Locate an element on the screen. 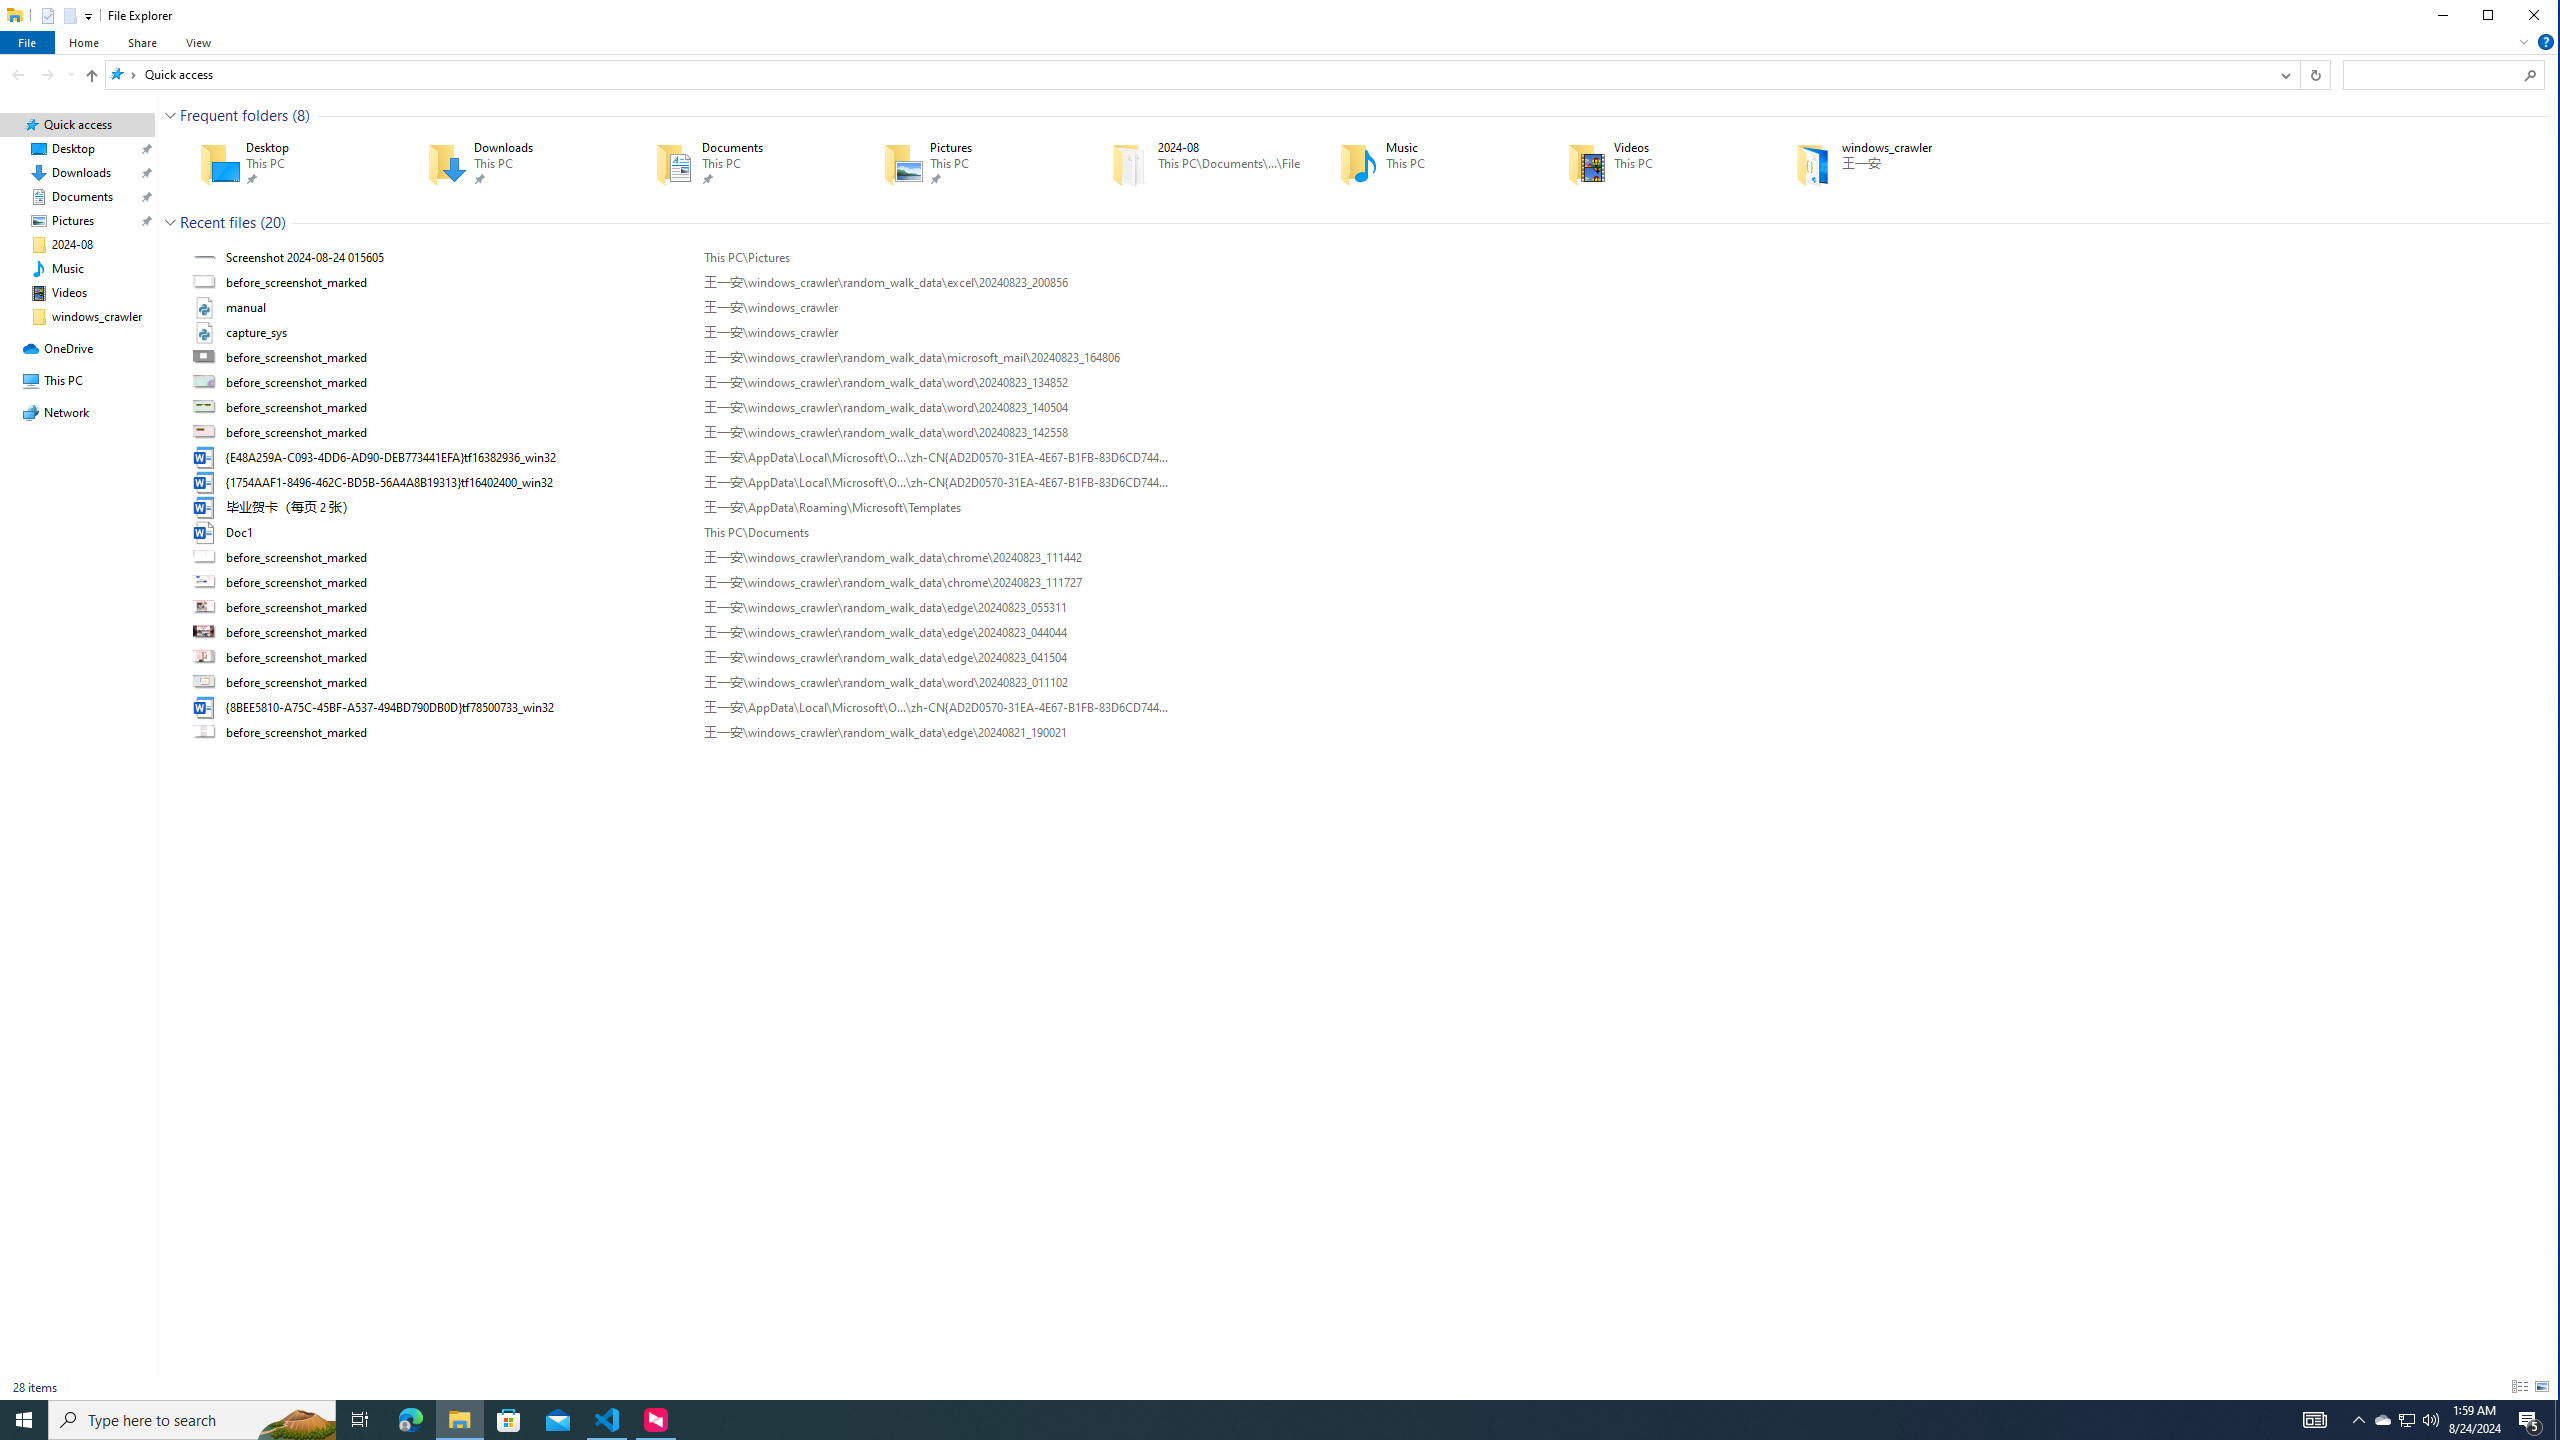 Image resolution: width=2560 pixels, height=1440 pixels. 'Home' is located at coordinates (82, 42).